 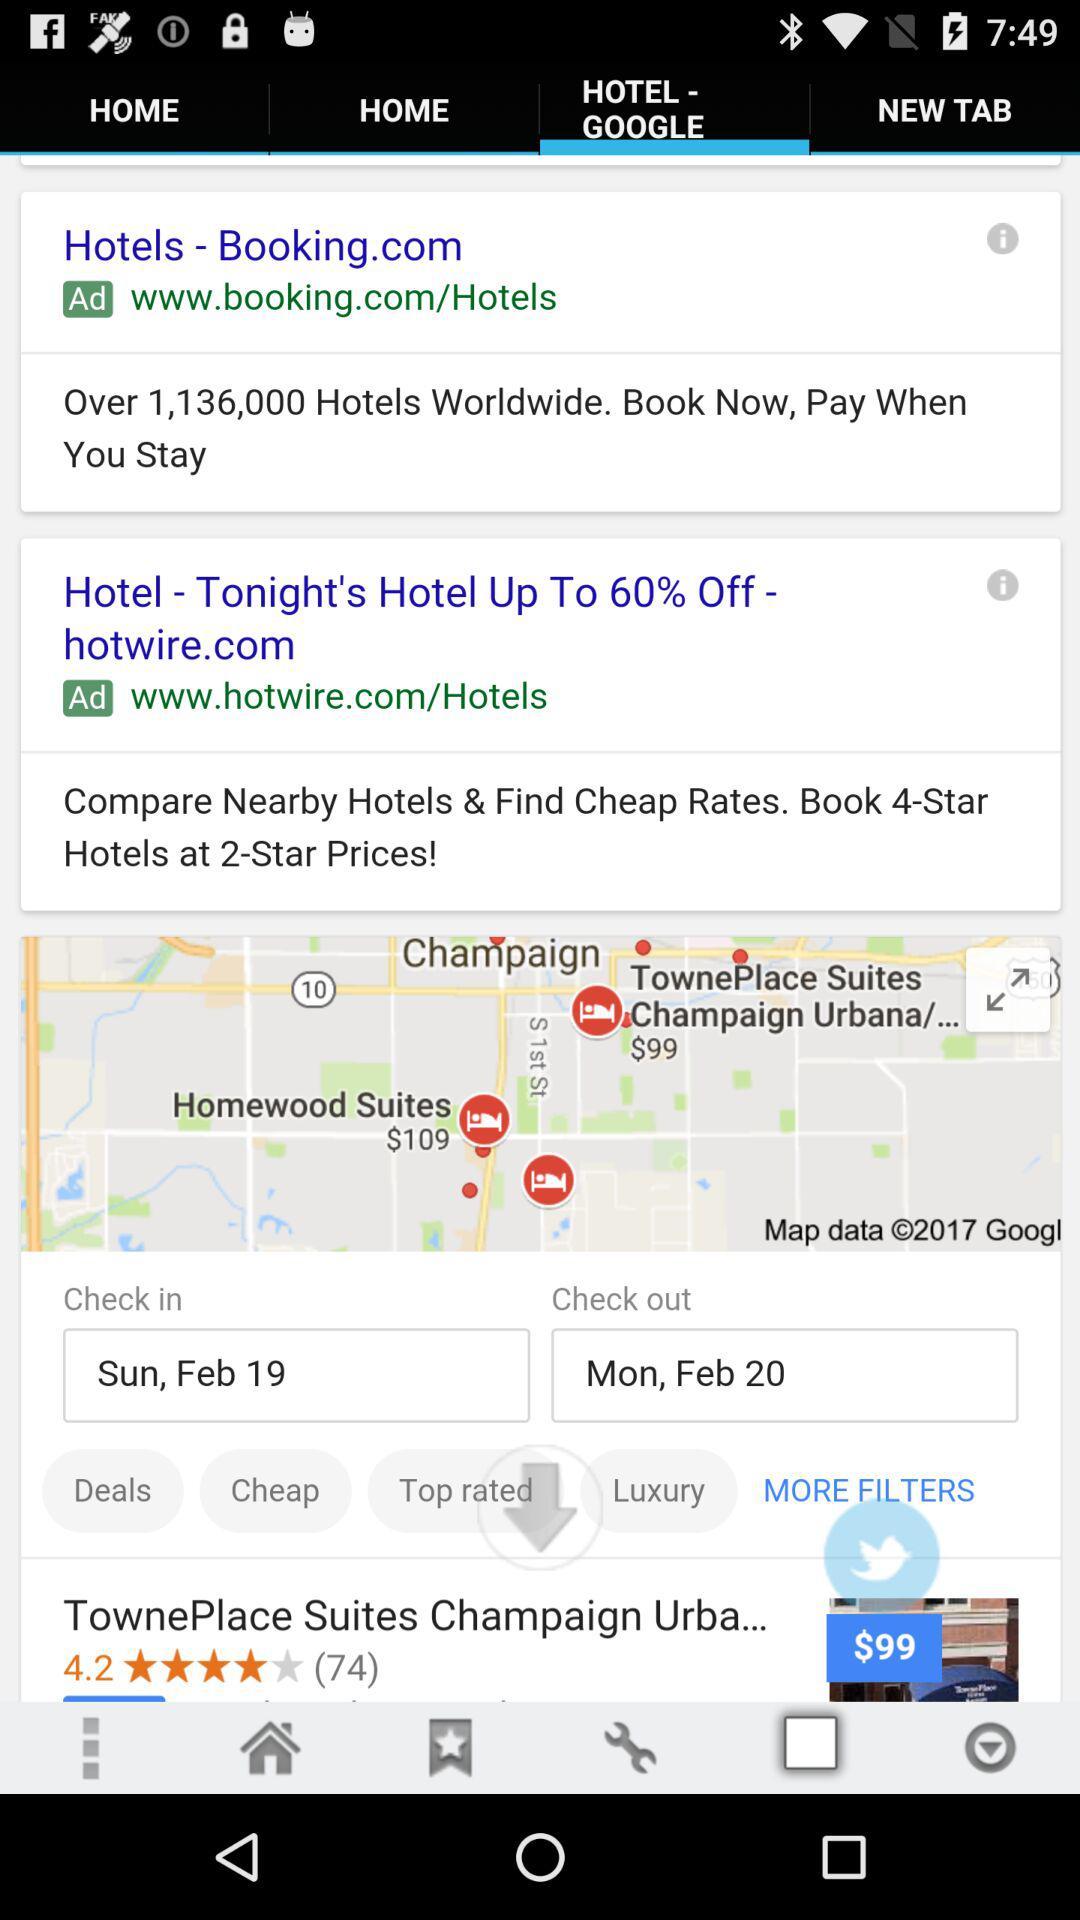 What do you see at coordinates (628, 1746) in the screenshot?
I see `settings switch option` at bounding box center [628, 1746].